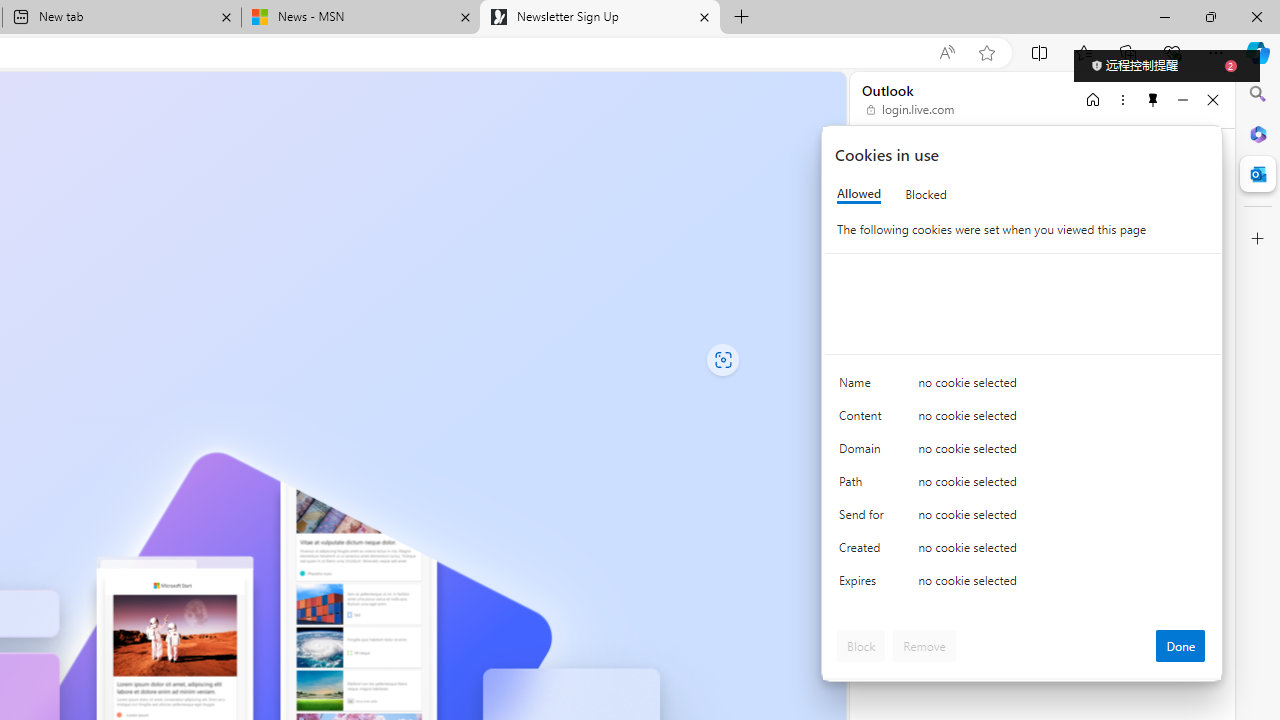  Describe the element at coordinates (865, 453) in the screenshot. I see `'Domain'` at that location.